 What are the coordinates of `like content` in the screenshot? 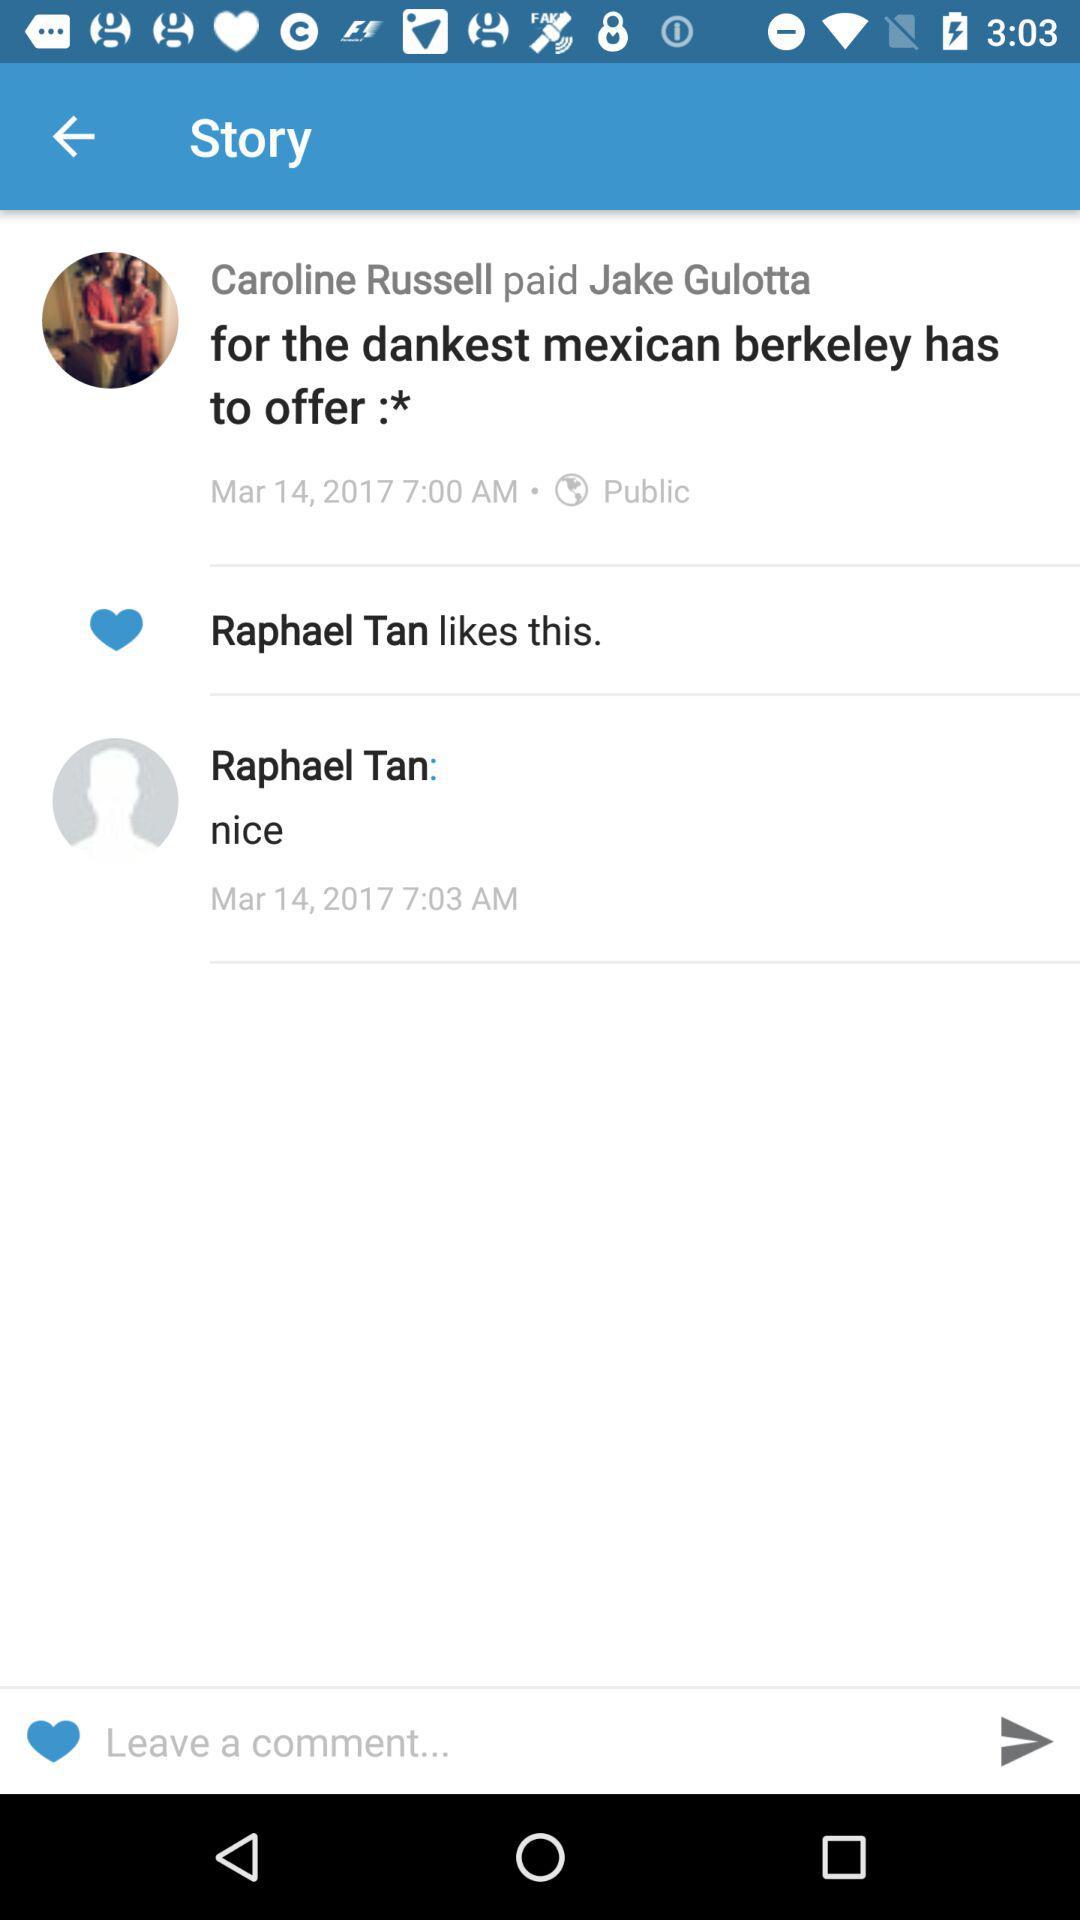 It's located at (115, 628).